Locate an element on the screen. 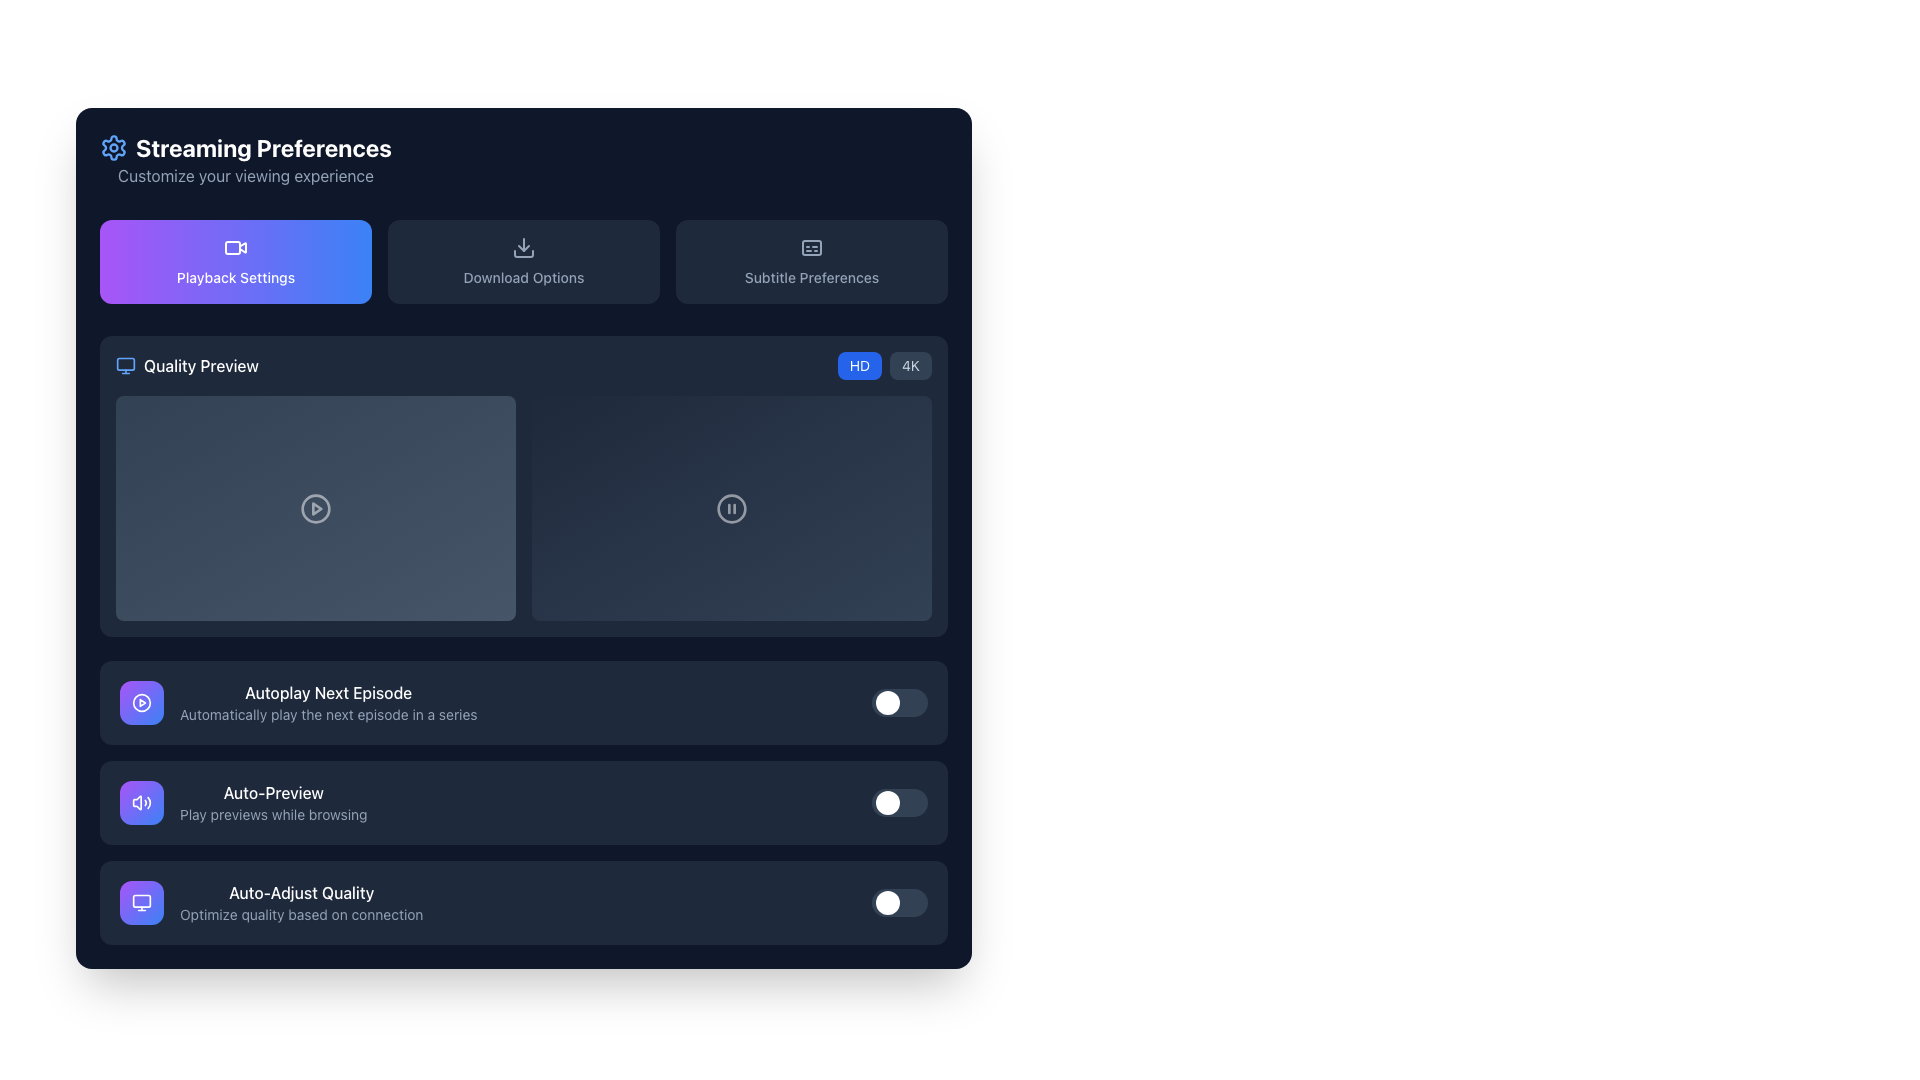 This screenshot has width=1920, height=1080. the 'Download Options' button containing the graphical icon of a downward arrow above a curved line, which is the second option in the horizontal menu at the top of the interface is located at coordinates (523, 246).